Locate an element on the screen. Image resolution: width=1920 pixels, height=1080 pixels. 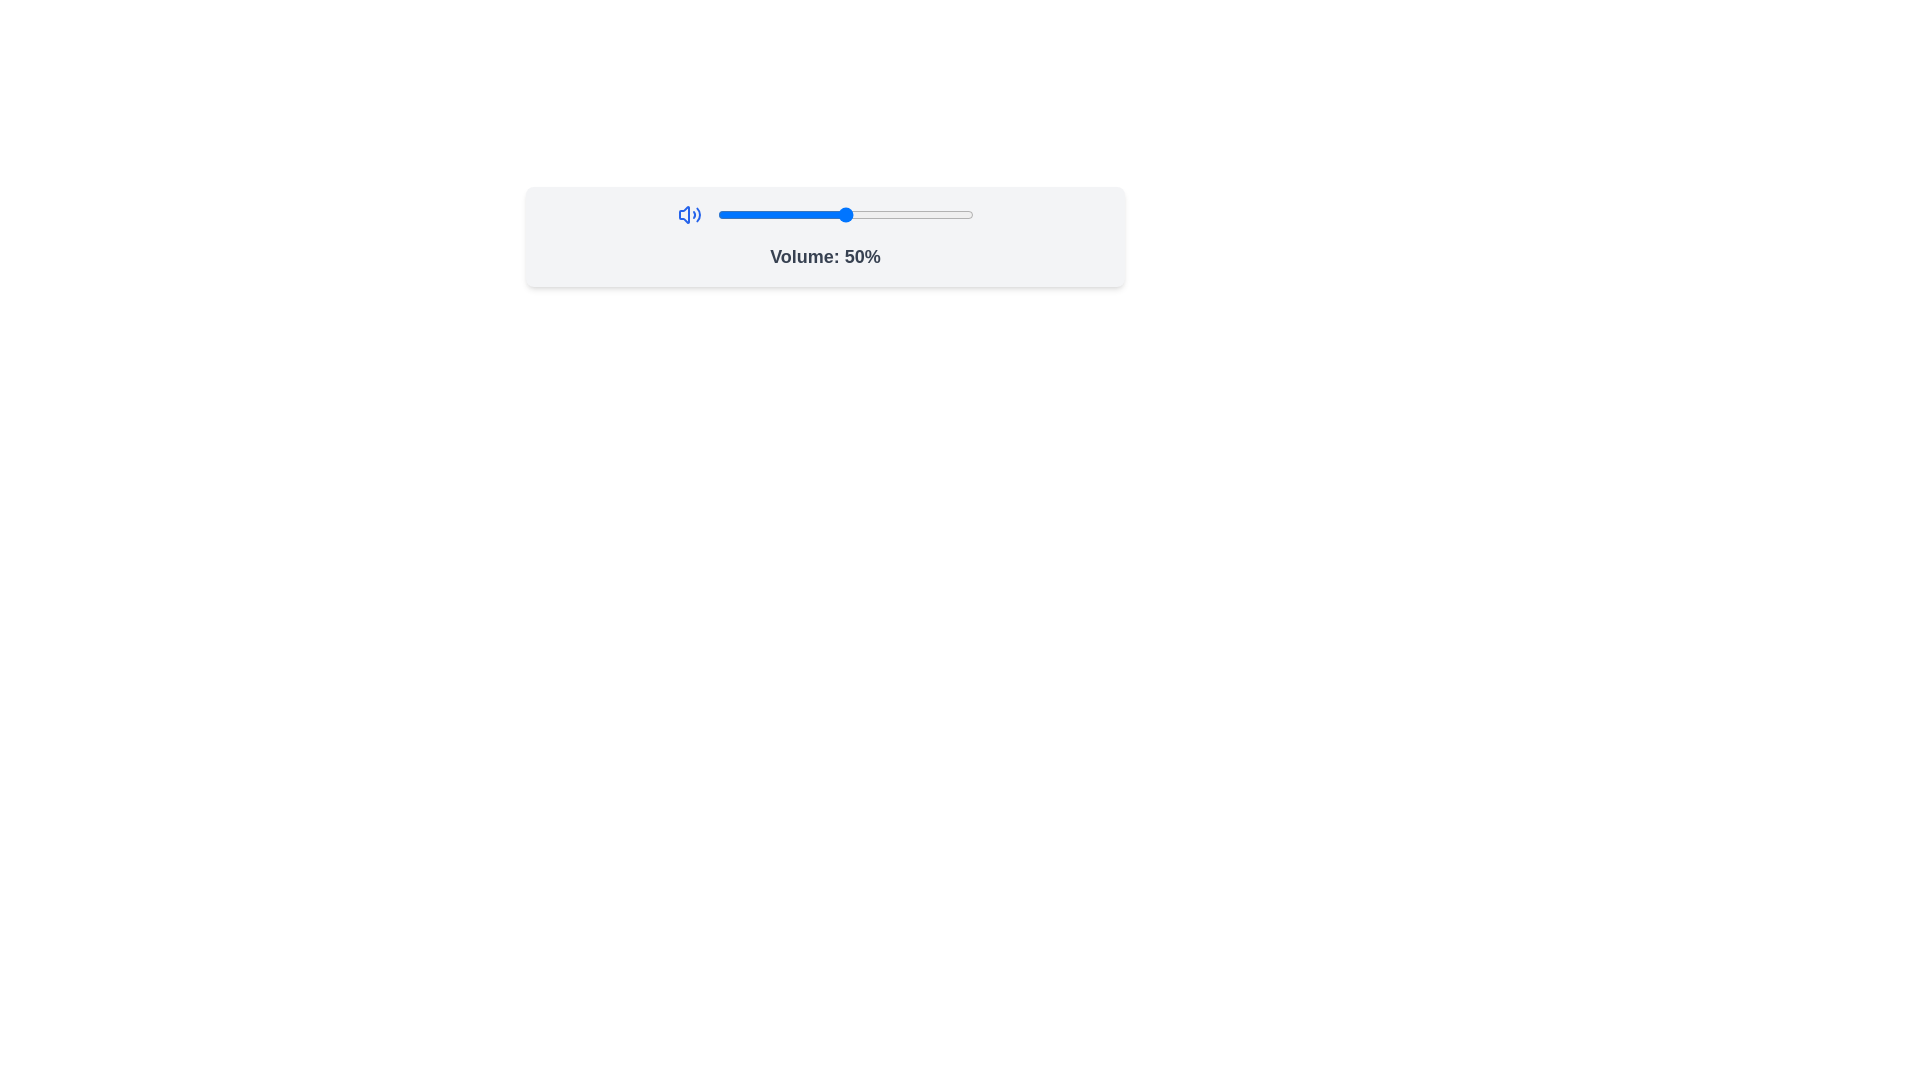
the slider volume is located at coordinates (952, 215).